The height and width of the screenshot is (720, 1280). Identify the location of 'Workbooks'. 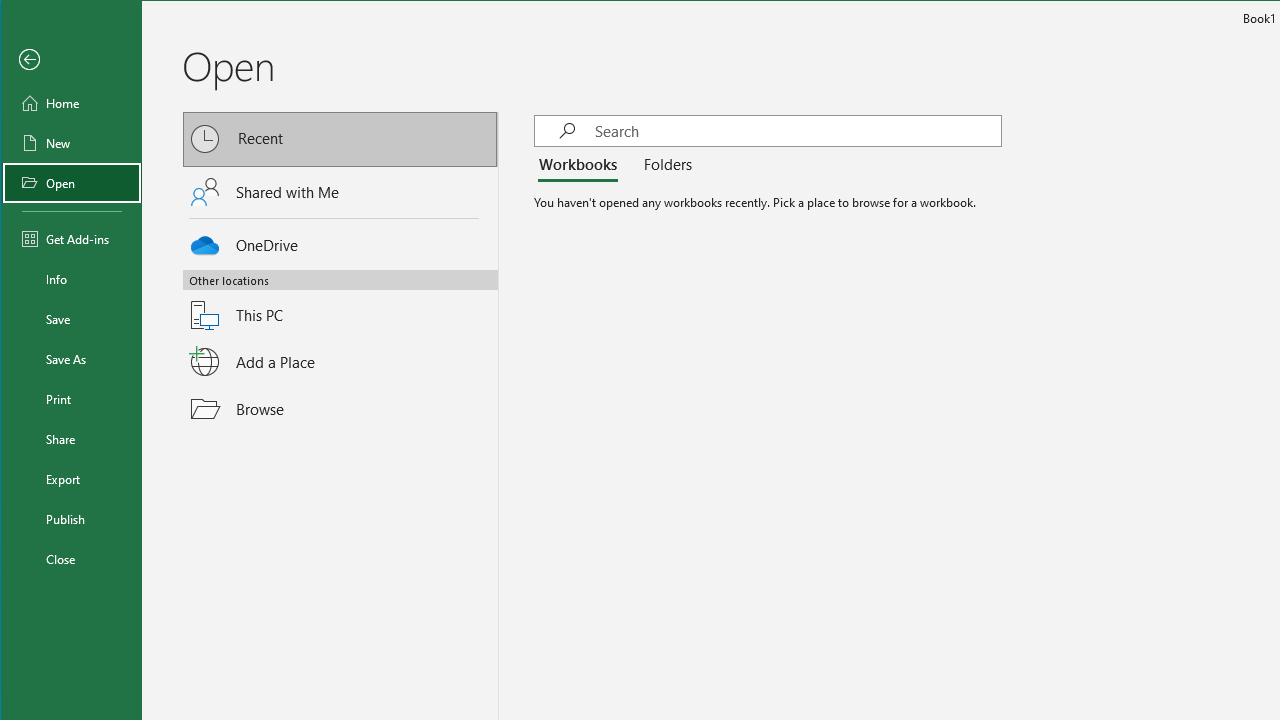
(580, 164).